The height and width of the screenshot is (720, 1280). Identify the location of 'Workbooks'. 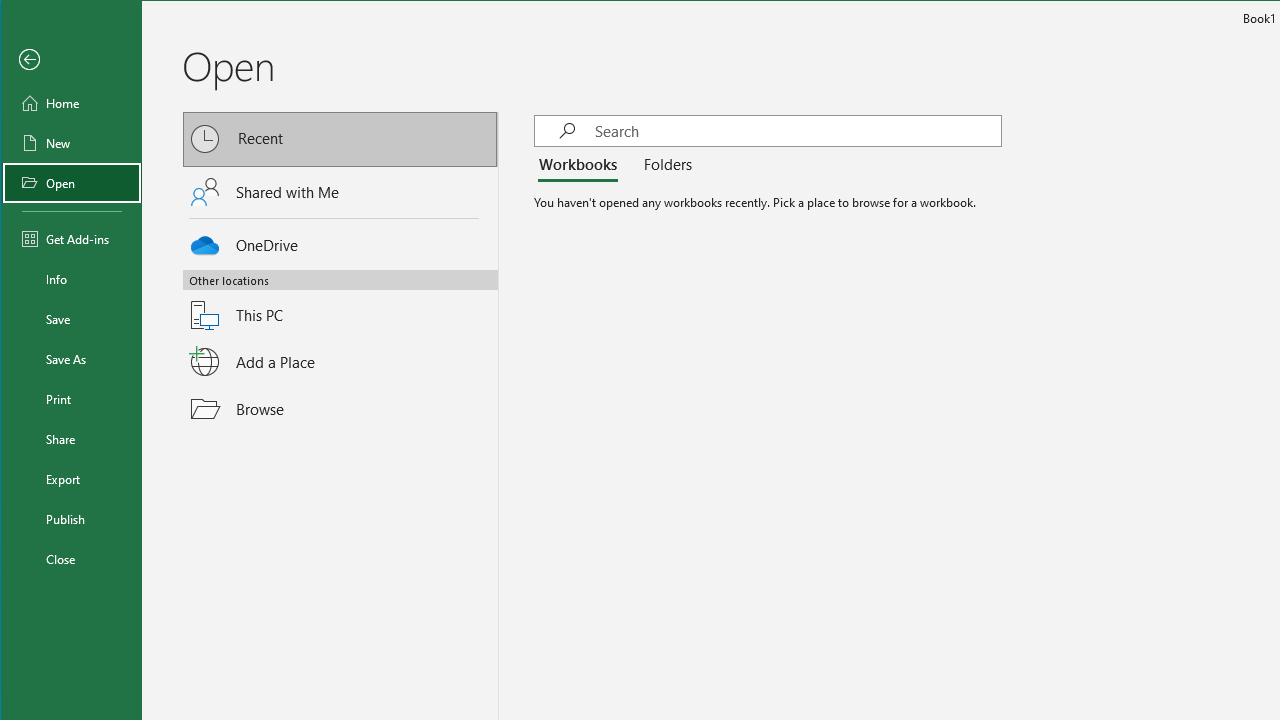
(580, 164).